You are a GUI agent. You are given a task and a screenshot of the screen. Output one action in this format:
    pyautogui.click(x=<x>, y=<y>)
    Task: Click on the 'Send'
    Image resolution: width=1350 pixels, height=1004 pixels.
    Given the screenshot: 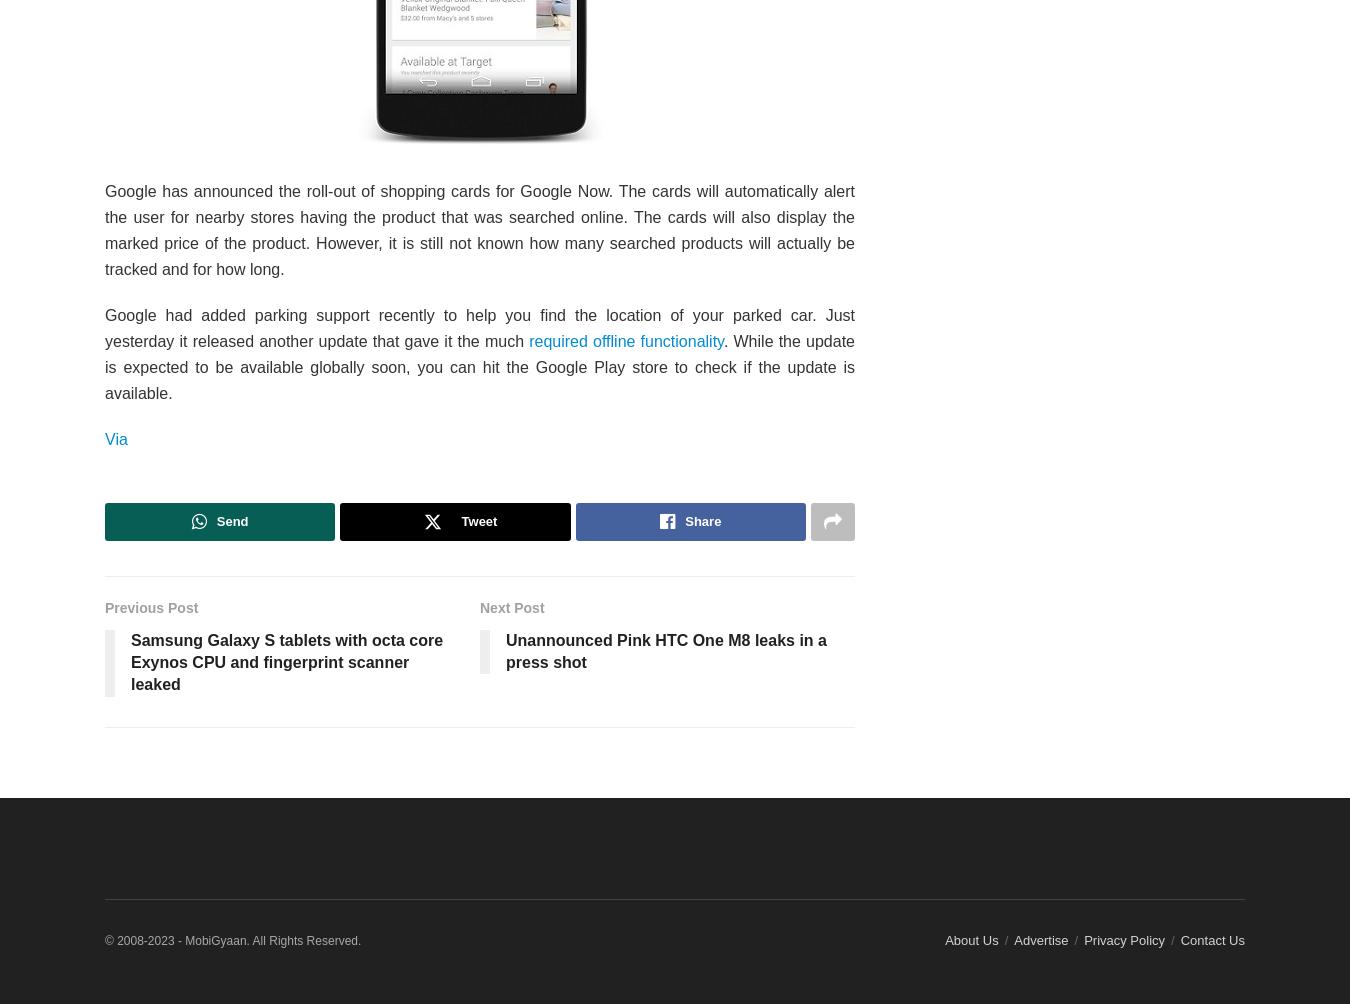 What is the action you would take?
    pyautogui.click(x=231, y=521)
    